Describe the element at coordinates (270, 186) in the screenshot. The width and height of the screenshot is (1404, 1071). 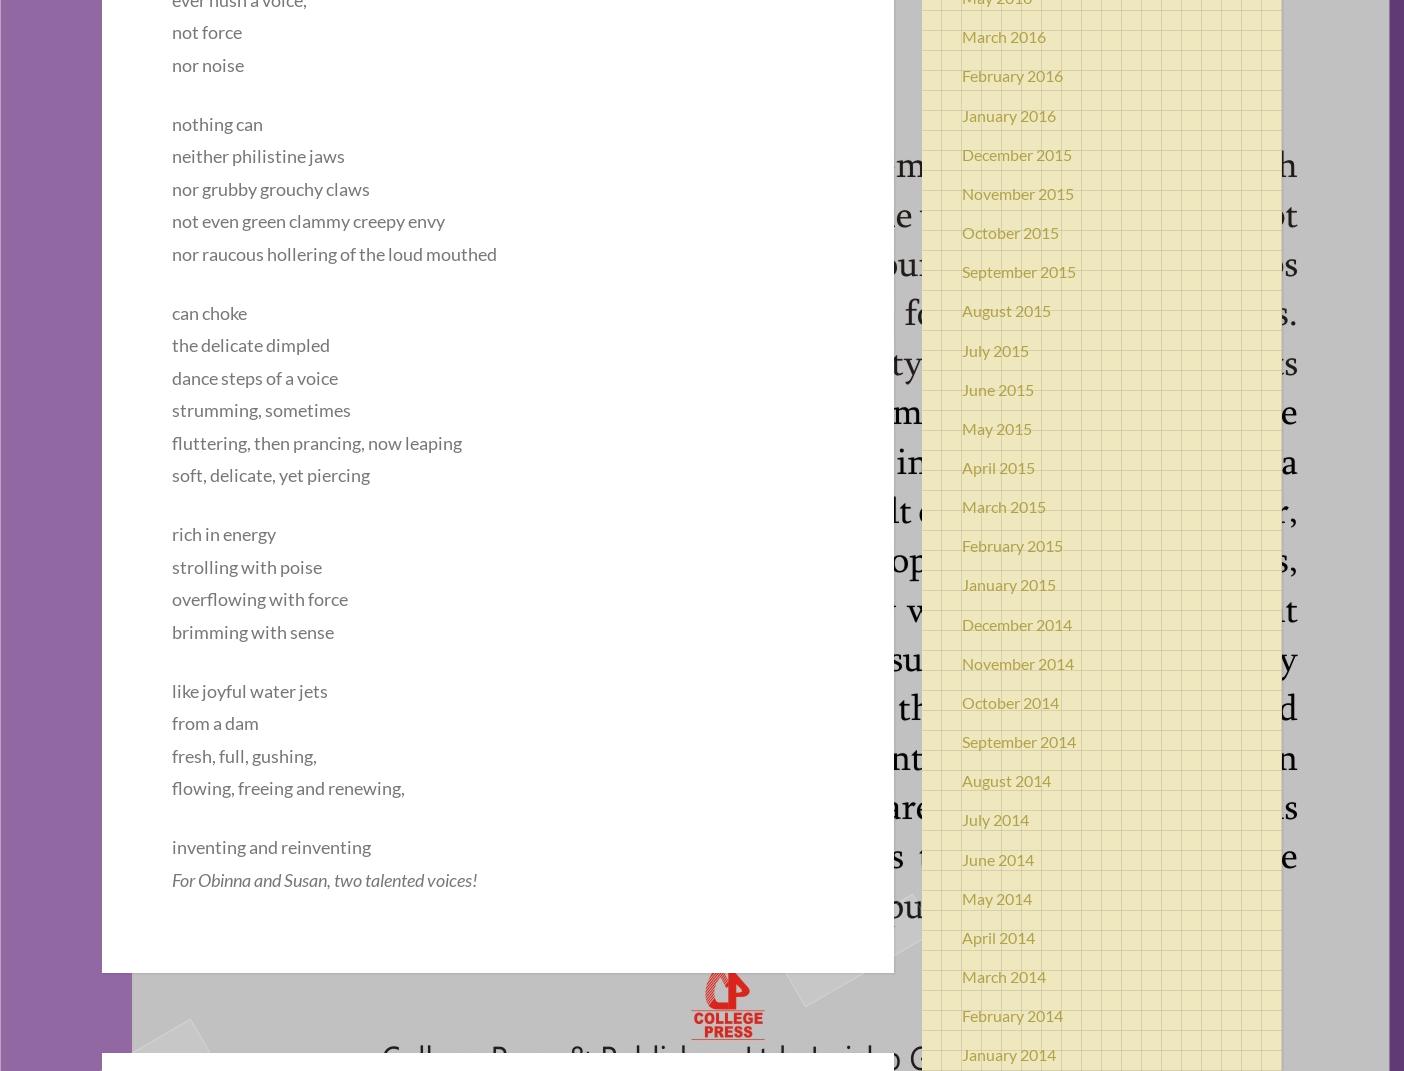
I see `'nor grubby grouchy claws'` at that location.